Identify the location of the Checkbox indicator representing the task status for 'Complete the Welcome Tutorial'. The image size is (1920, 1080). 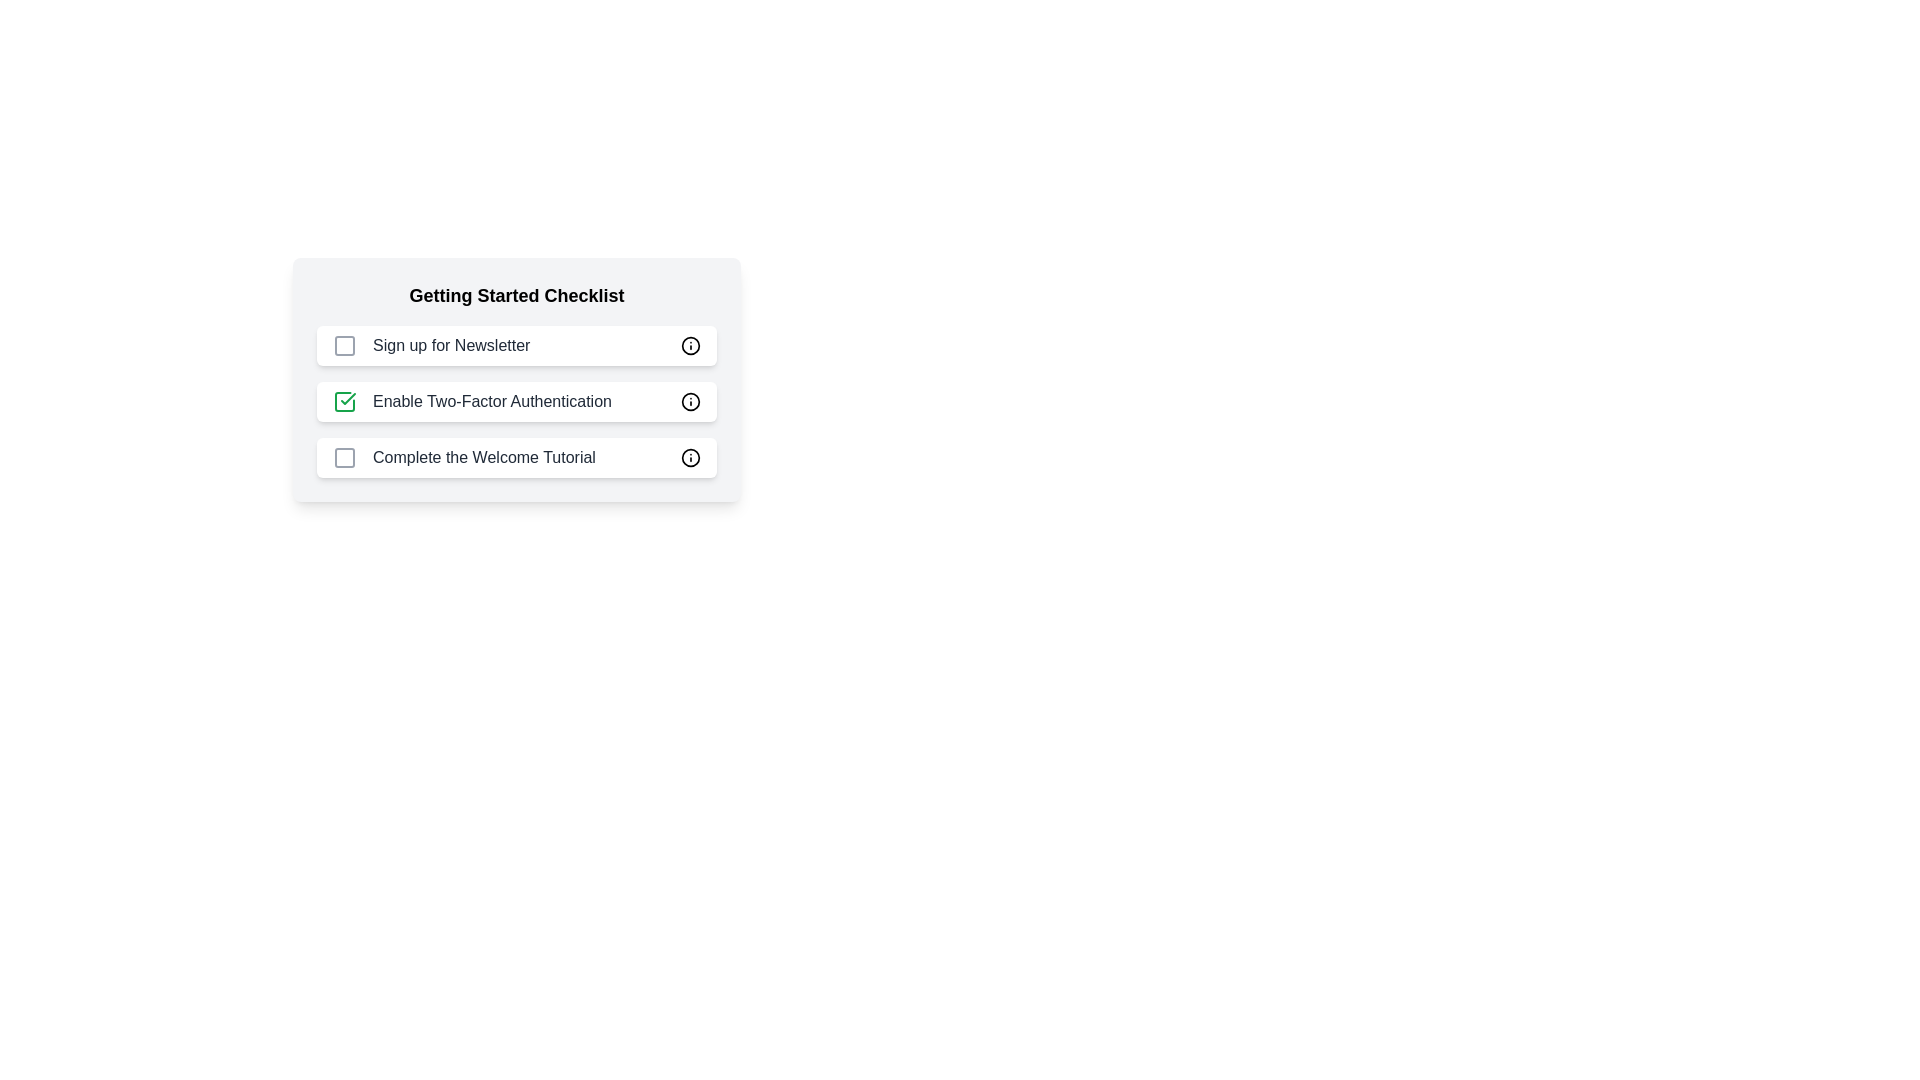
(345, 458).